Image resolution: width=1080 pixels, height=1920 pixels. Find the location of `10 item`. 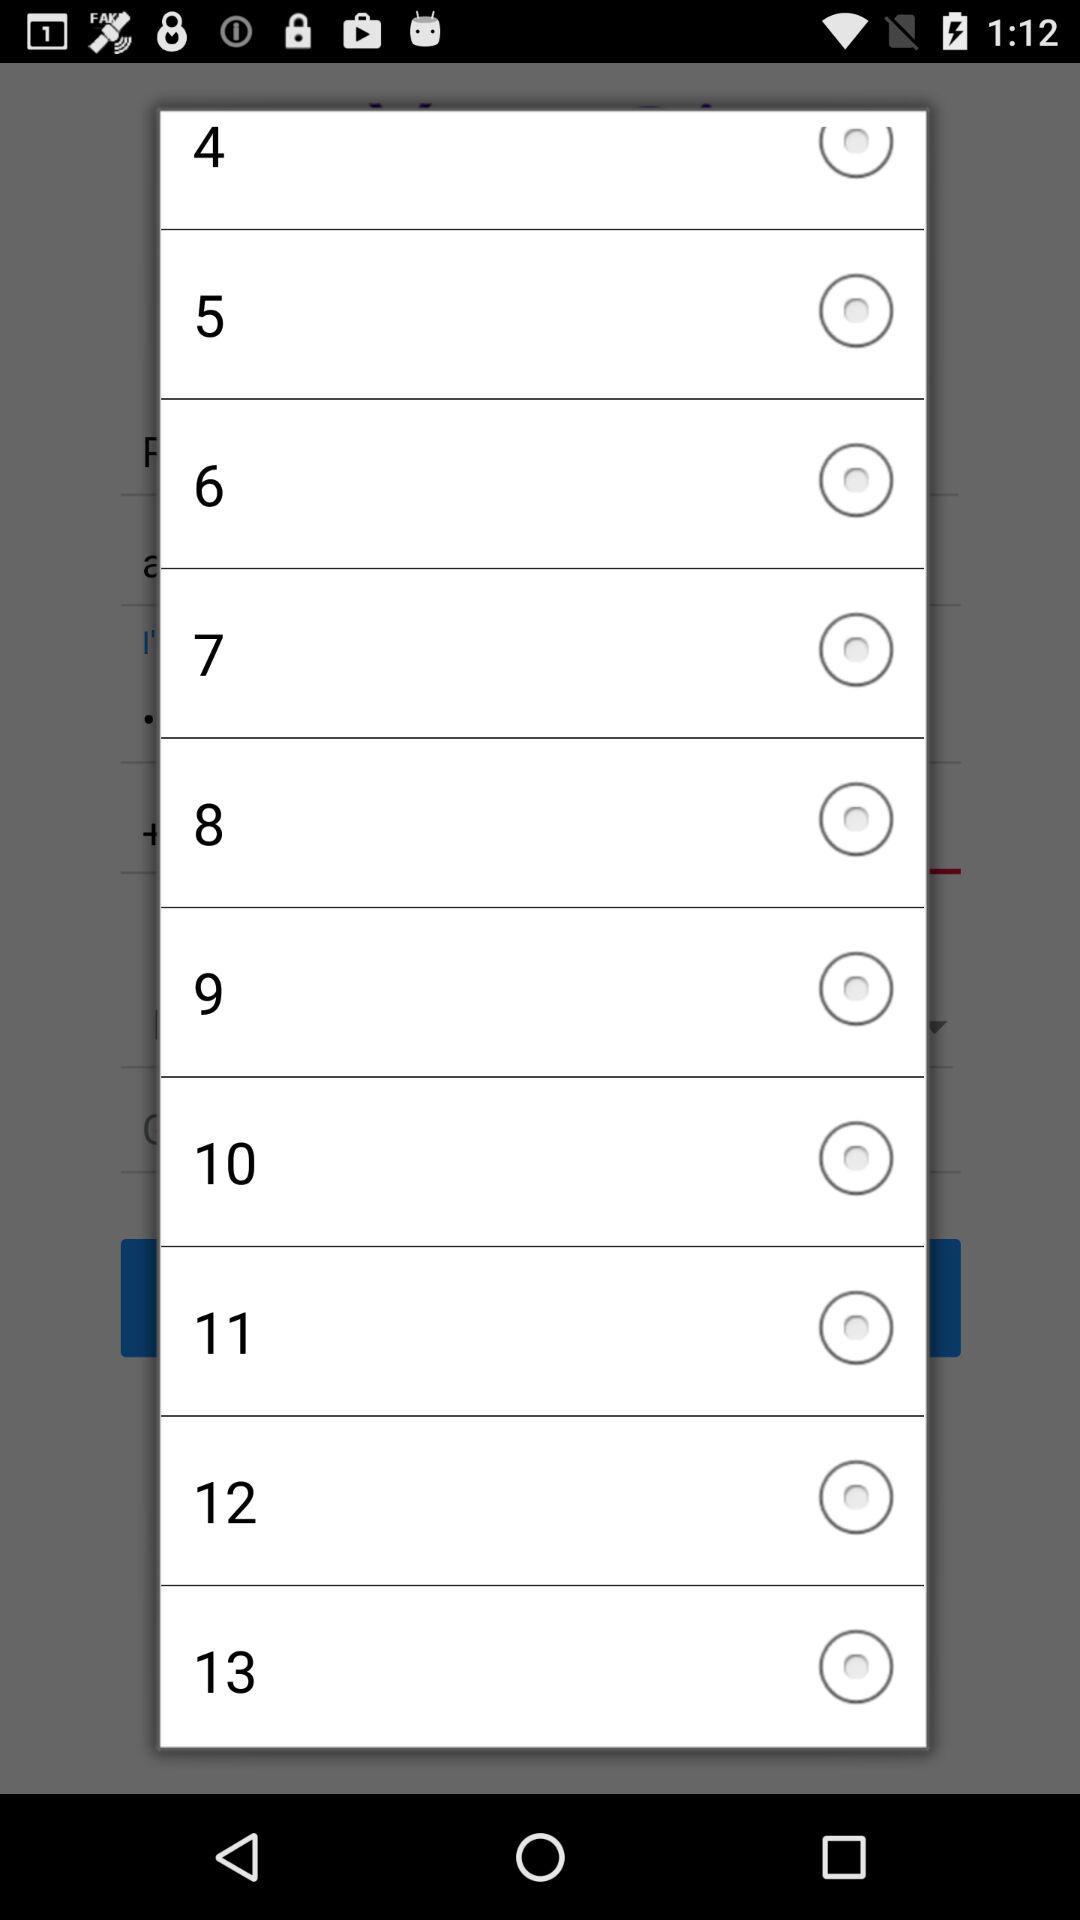

10 item is located at coordinates (542, 1161).